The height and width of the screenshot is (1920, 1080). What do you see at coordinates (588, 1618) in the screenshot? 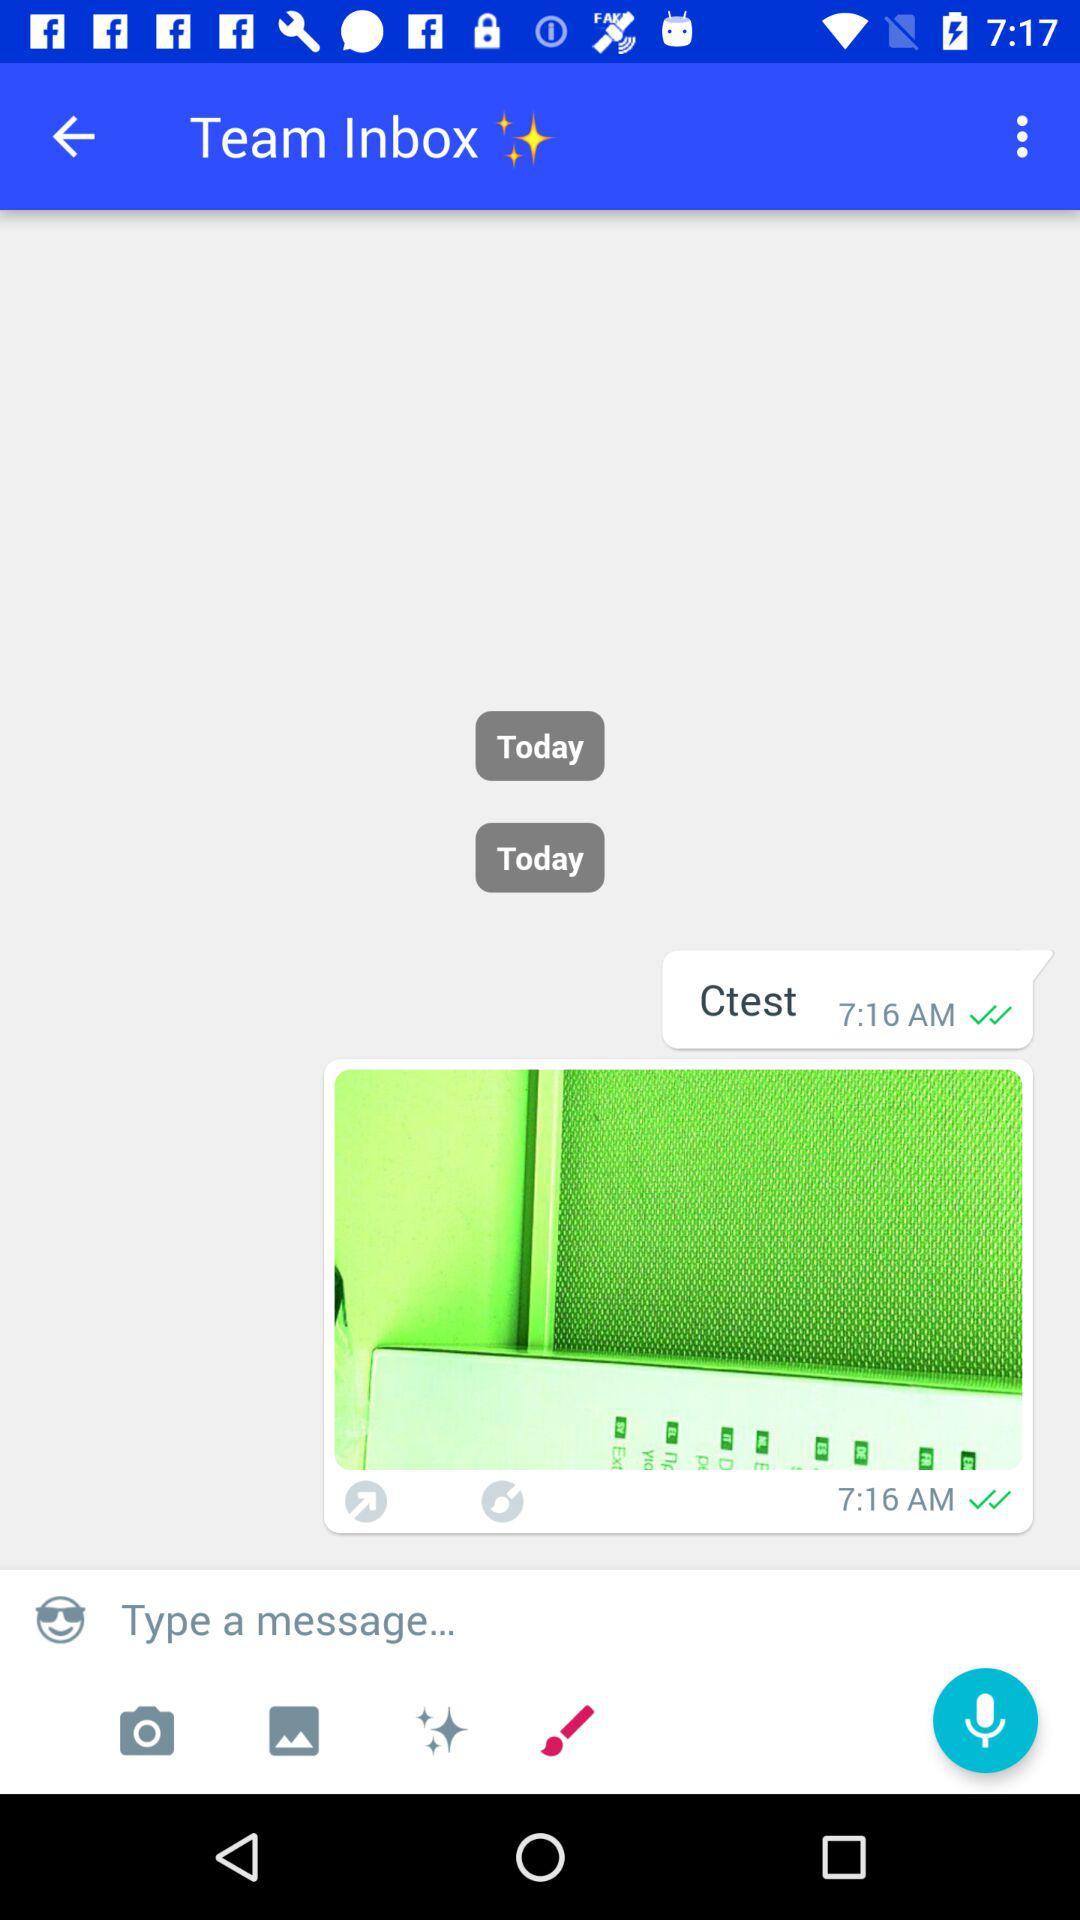
I see `type a message` at bounding box center [588, 1618].